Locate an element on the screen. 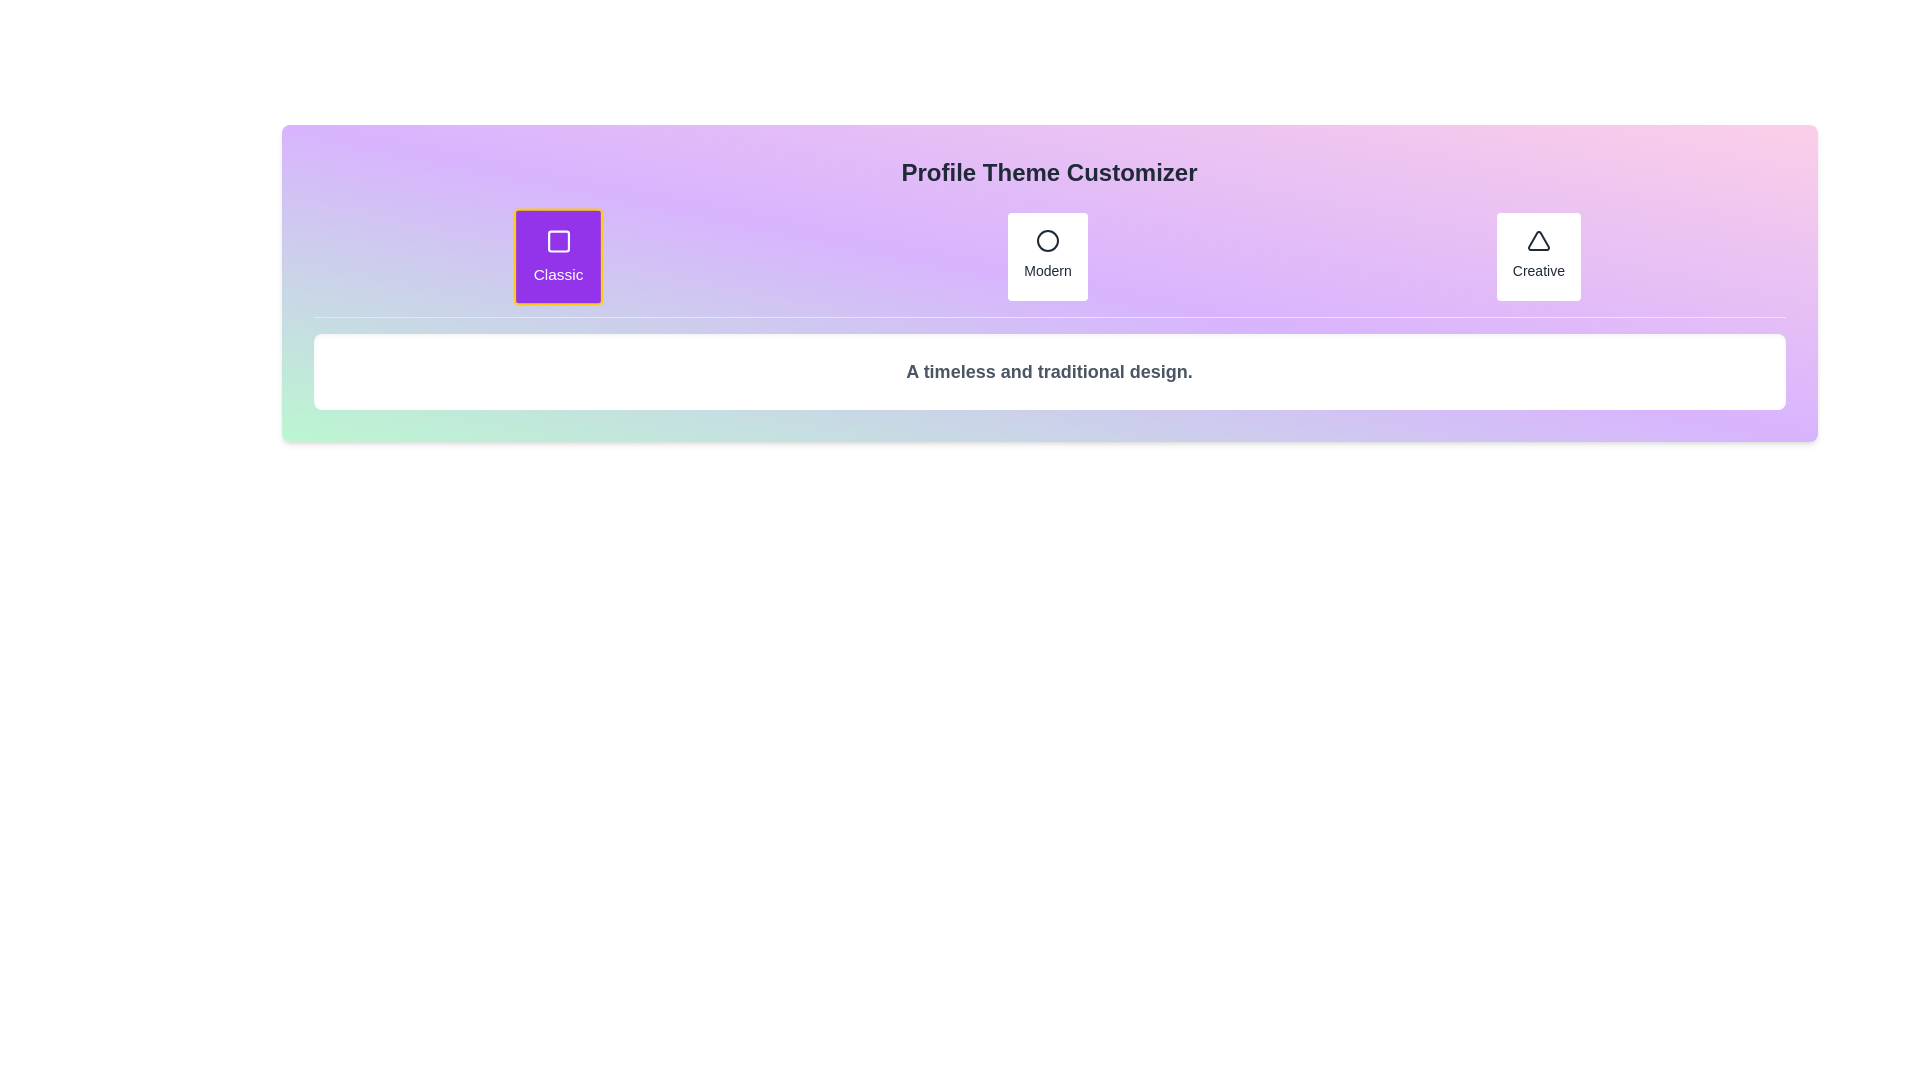  the 'Modern' button is located at coordinates (1046, 256).